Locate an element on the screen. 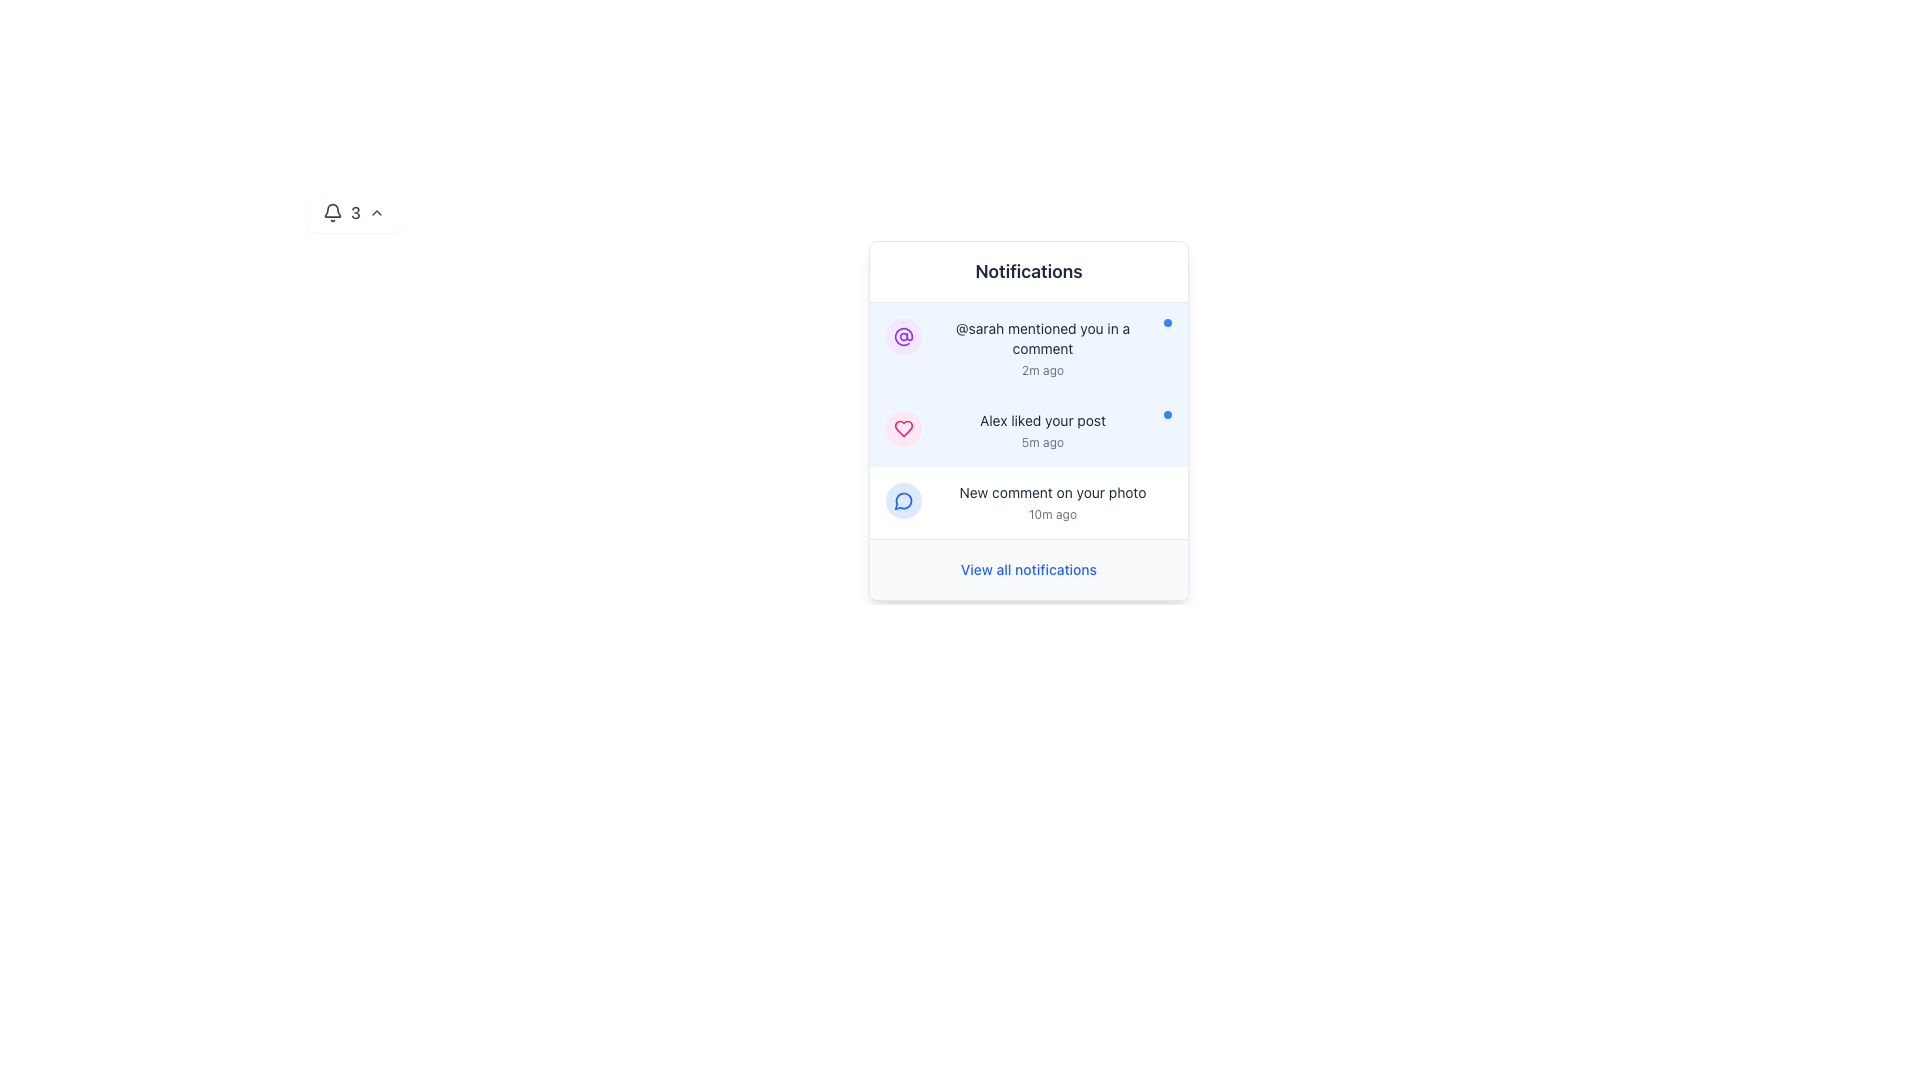 This screenshot has height=1080, width=1920. the text label displaying '10m ago' which is positioned under 'New comment on your photo' within the notification card is located at coordinates (1051, 514).